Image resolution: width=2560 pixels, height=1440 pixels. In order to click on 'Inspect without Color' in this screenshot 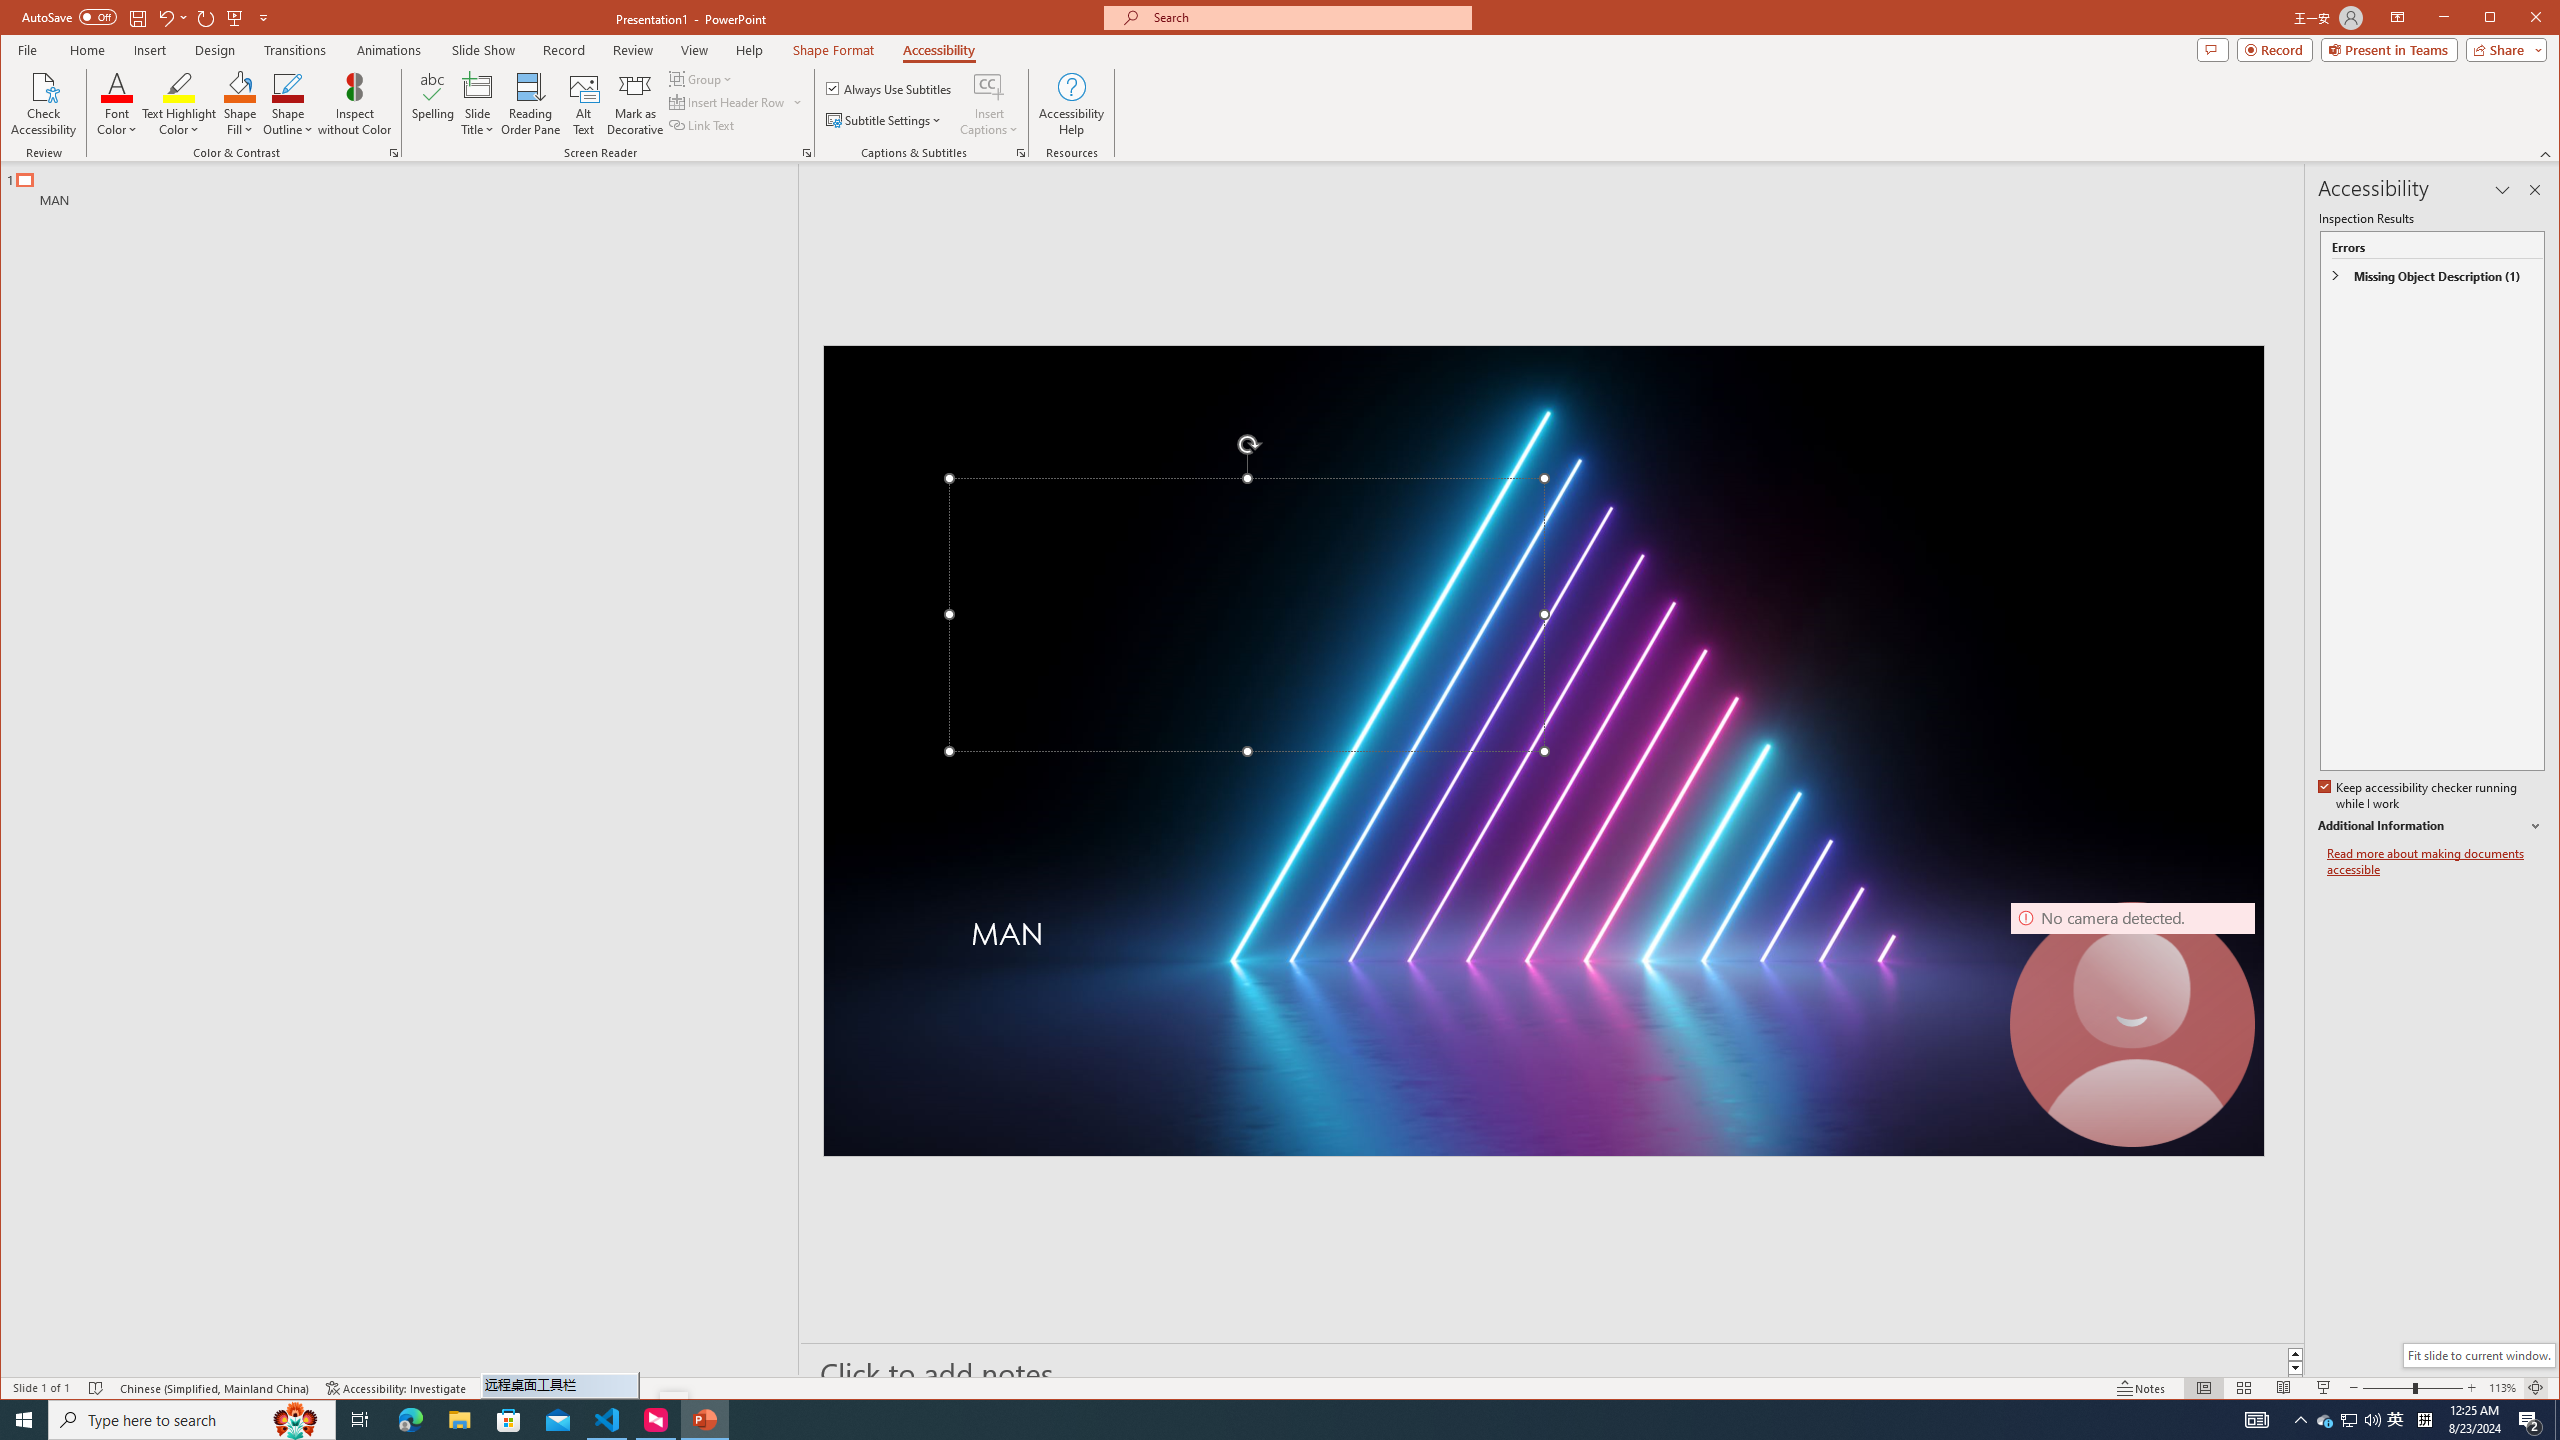, I will do `click(354, 103)`.